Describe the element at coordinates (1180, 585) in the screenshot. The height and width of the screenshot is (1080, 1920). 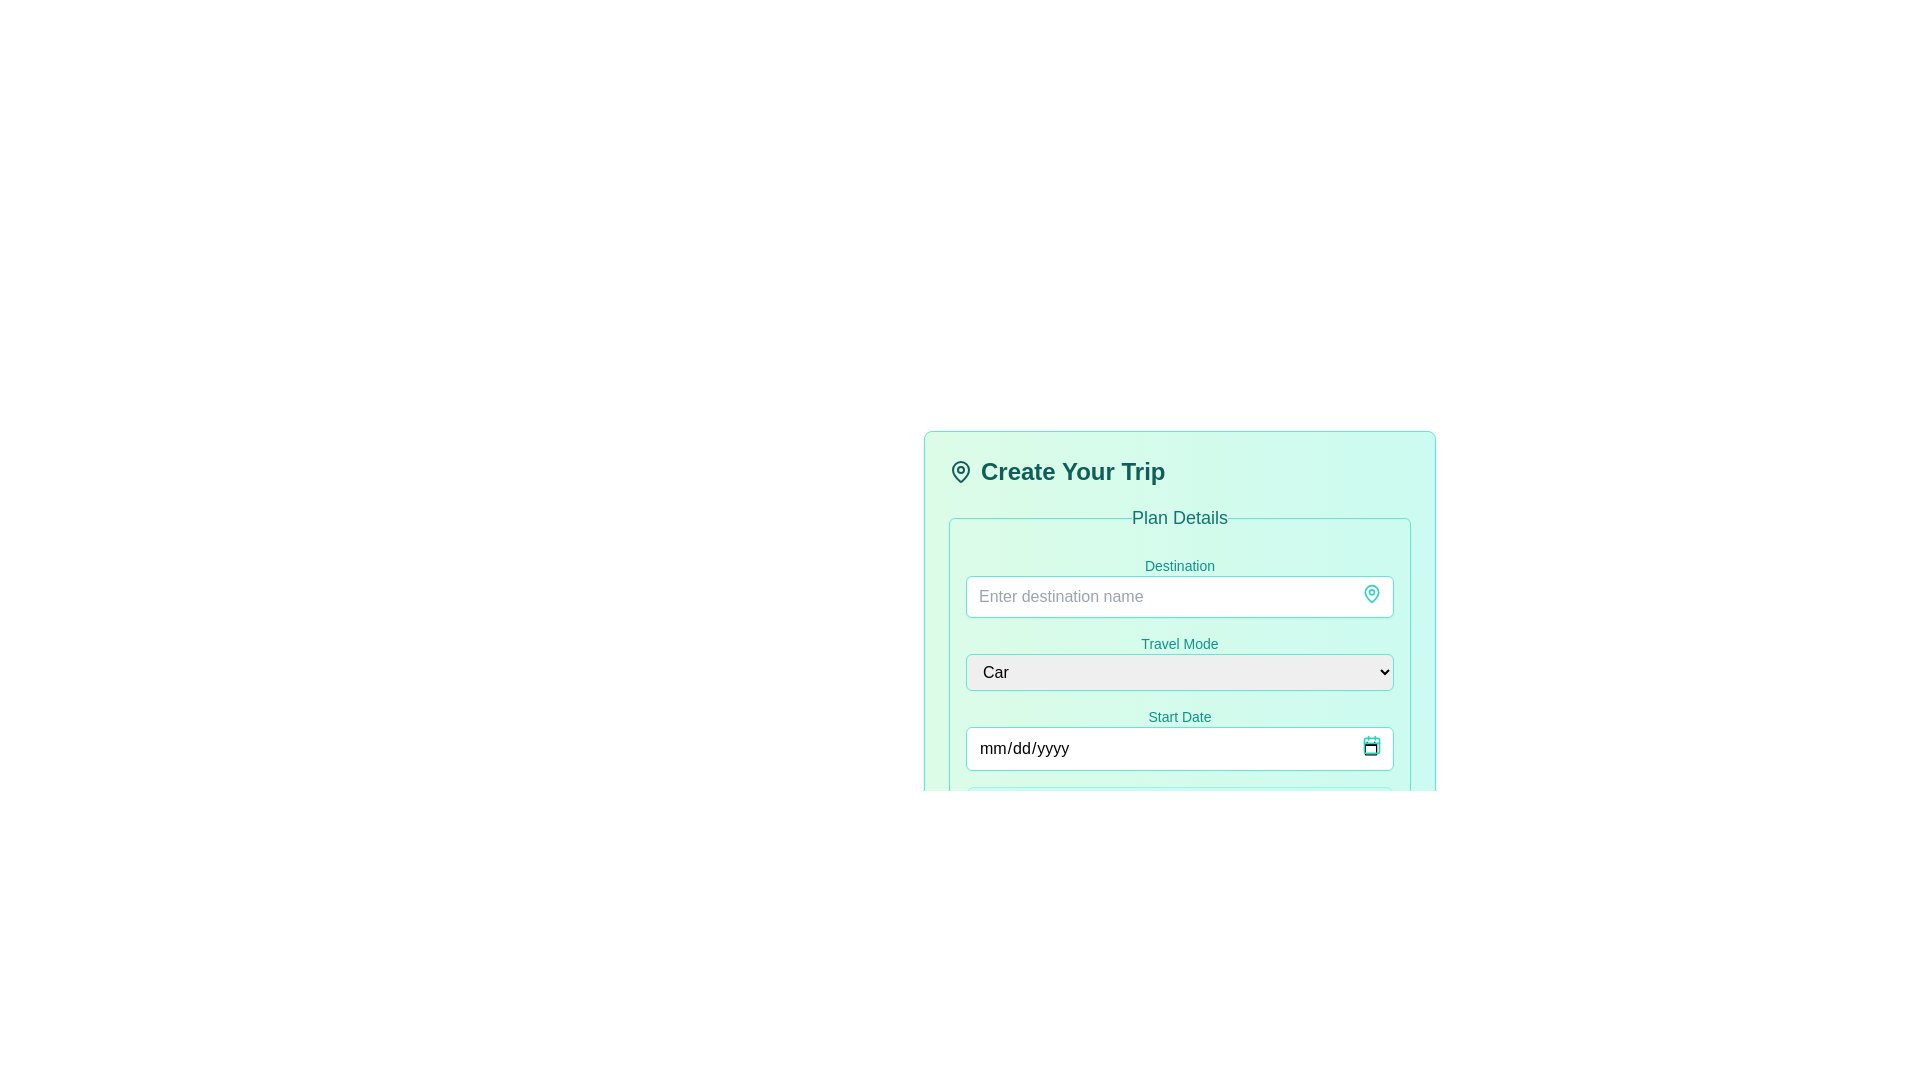
I see `the destination input field located at the top of the 'Plan Details' section by pressing the tab key` at that location.